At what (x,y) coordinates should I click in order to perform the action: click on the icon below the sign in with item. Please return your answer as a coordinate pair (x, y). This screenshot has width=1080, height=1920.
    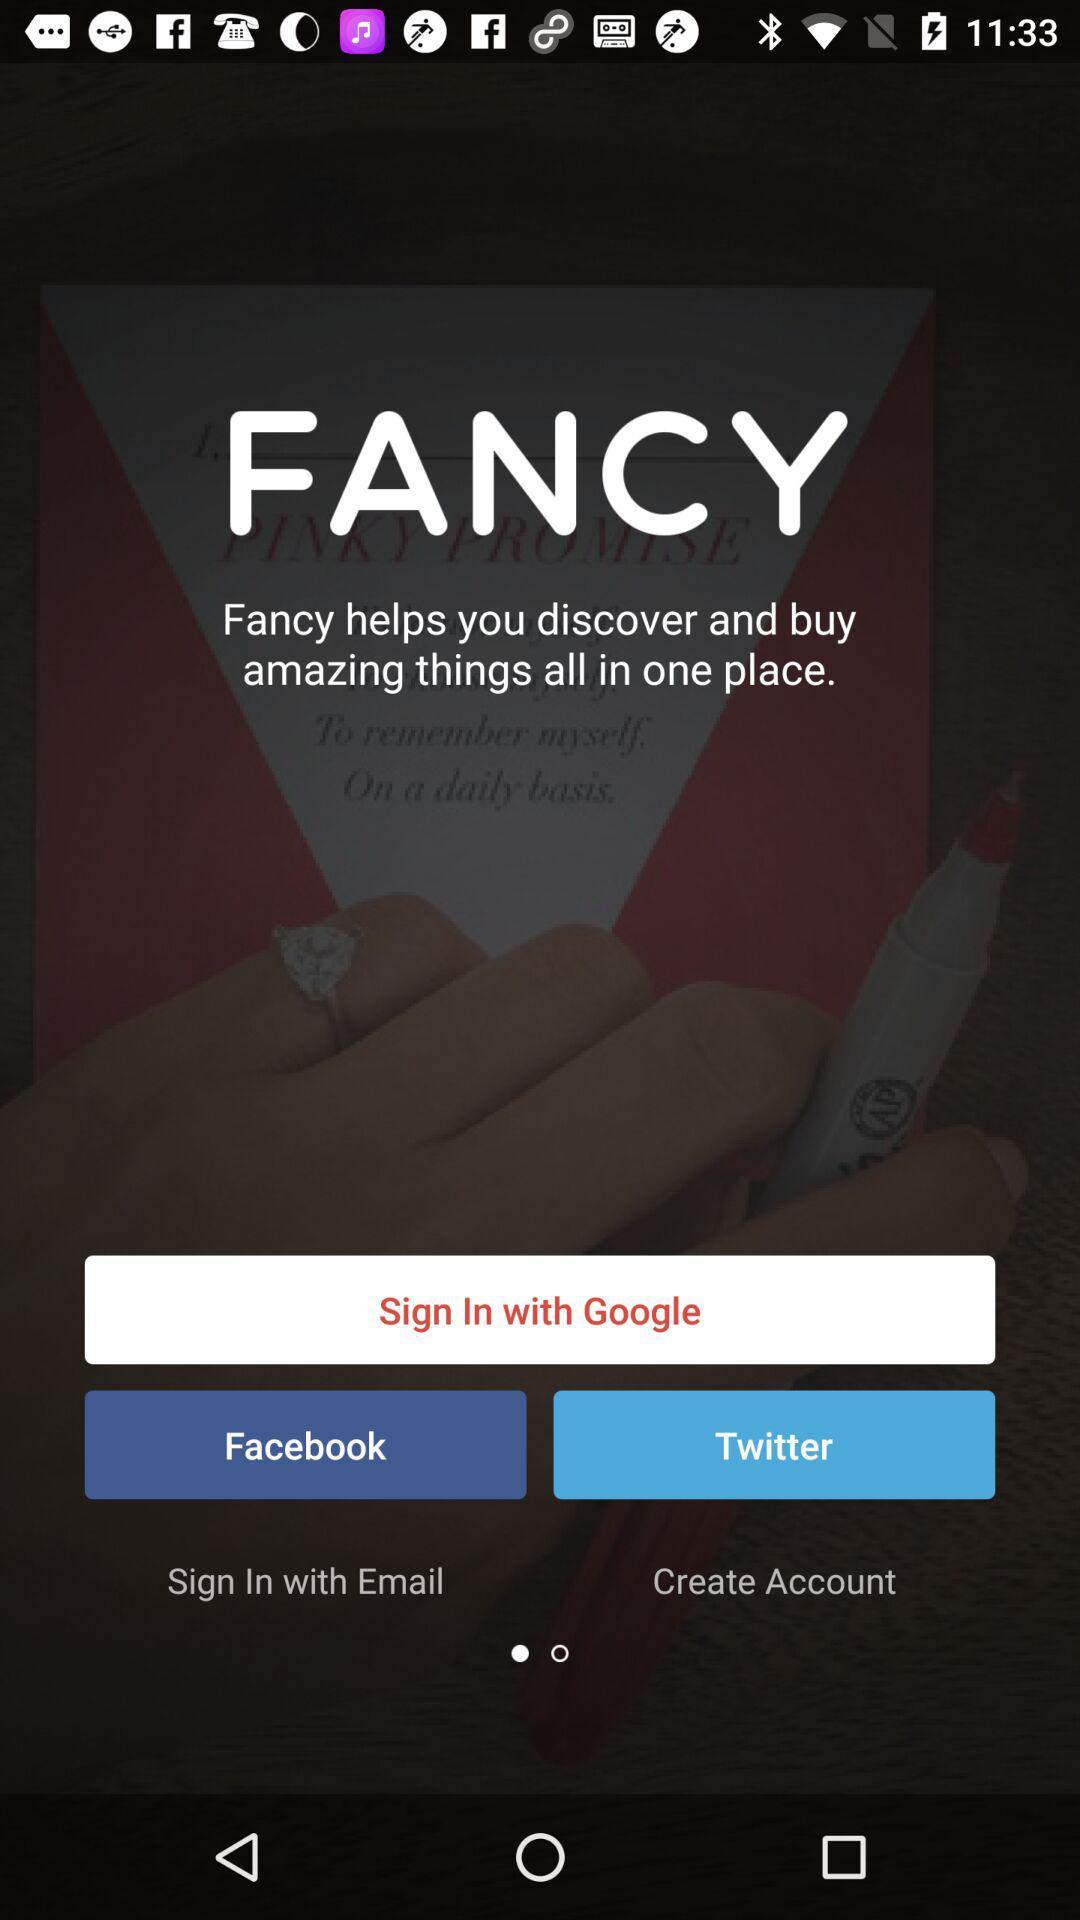
    Looking at the image, I should click on (773, 1444).